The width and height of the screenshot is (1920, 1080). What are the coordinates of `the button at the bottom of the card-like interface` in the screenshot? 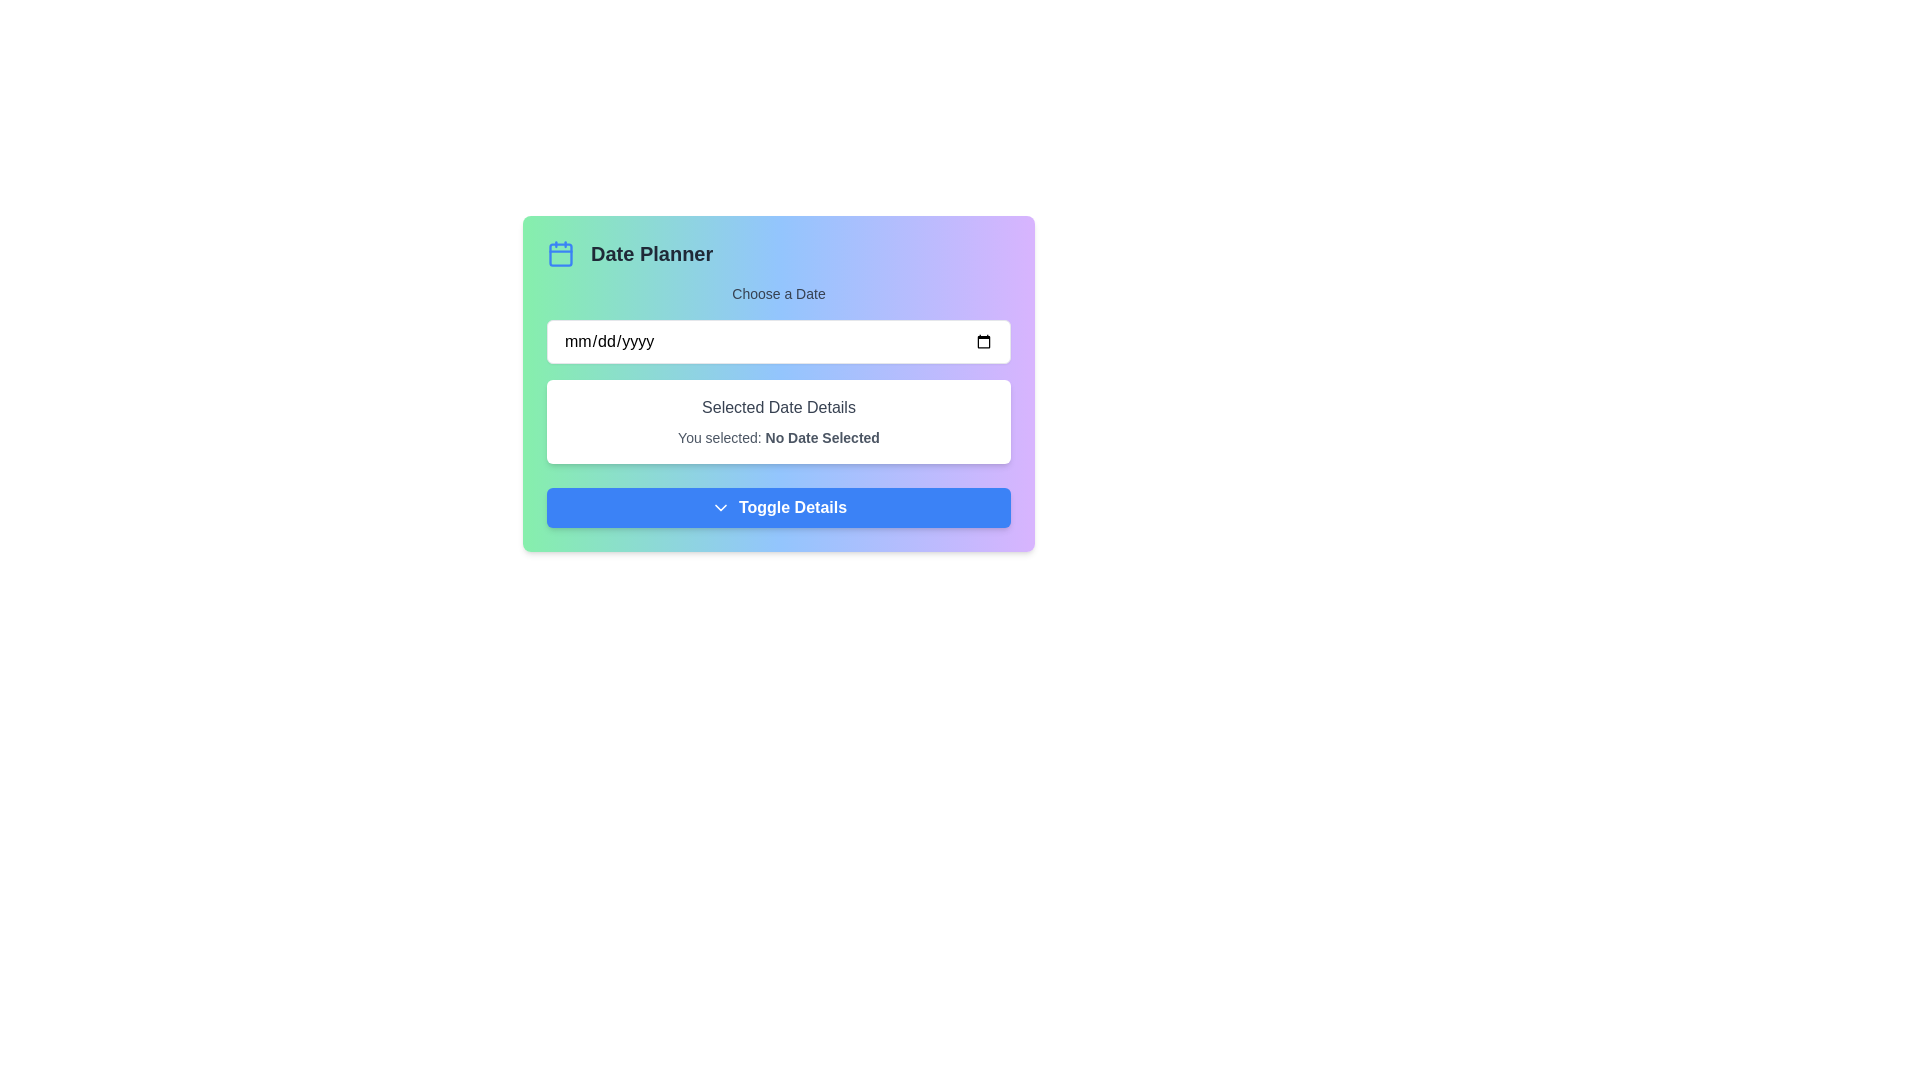 It's located at (777, 507).